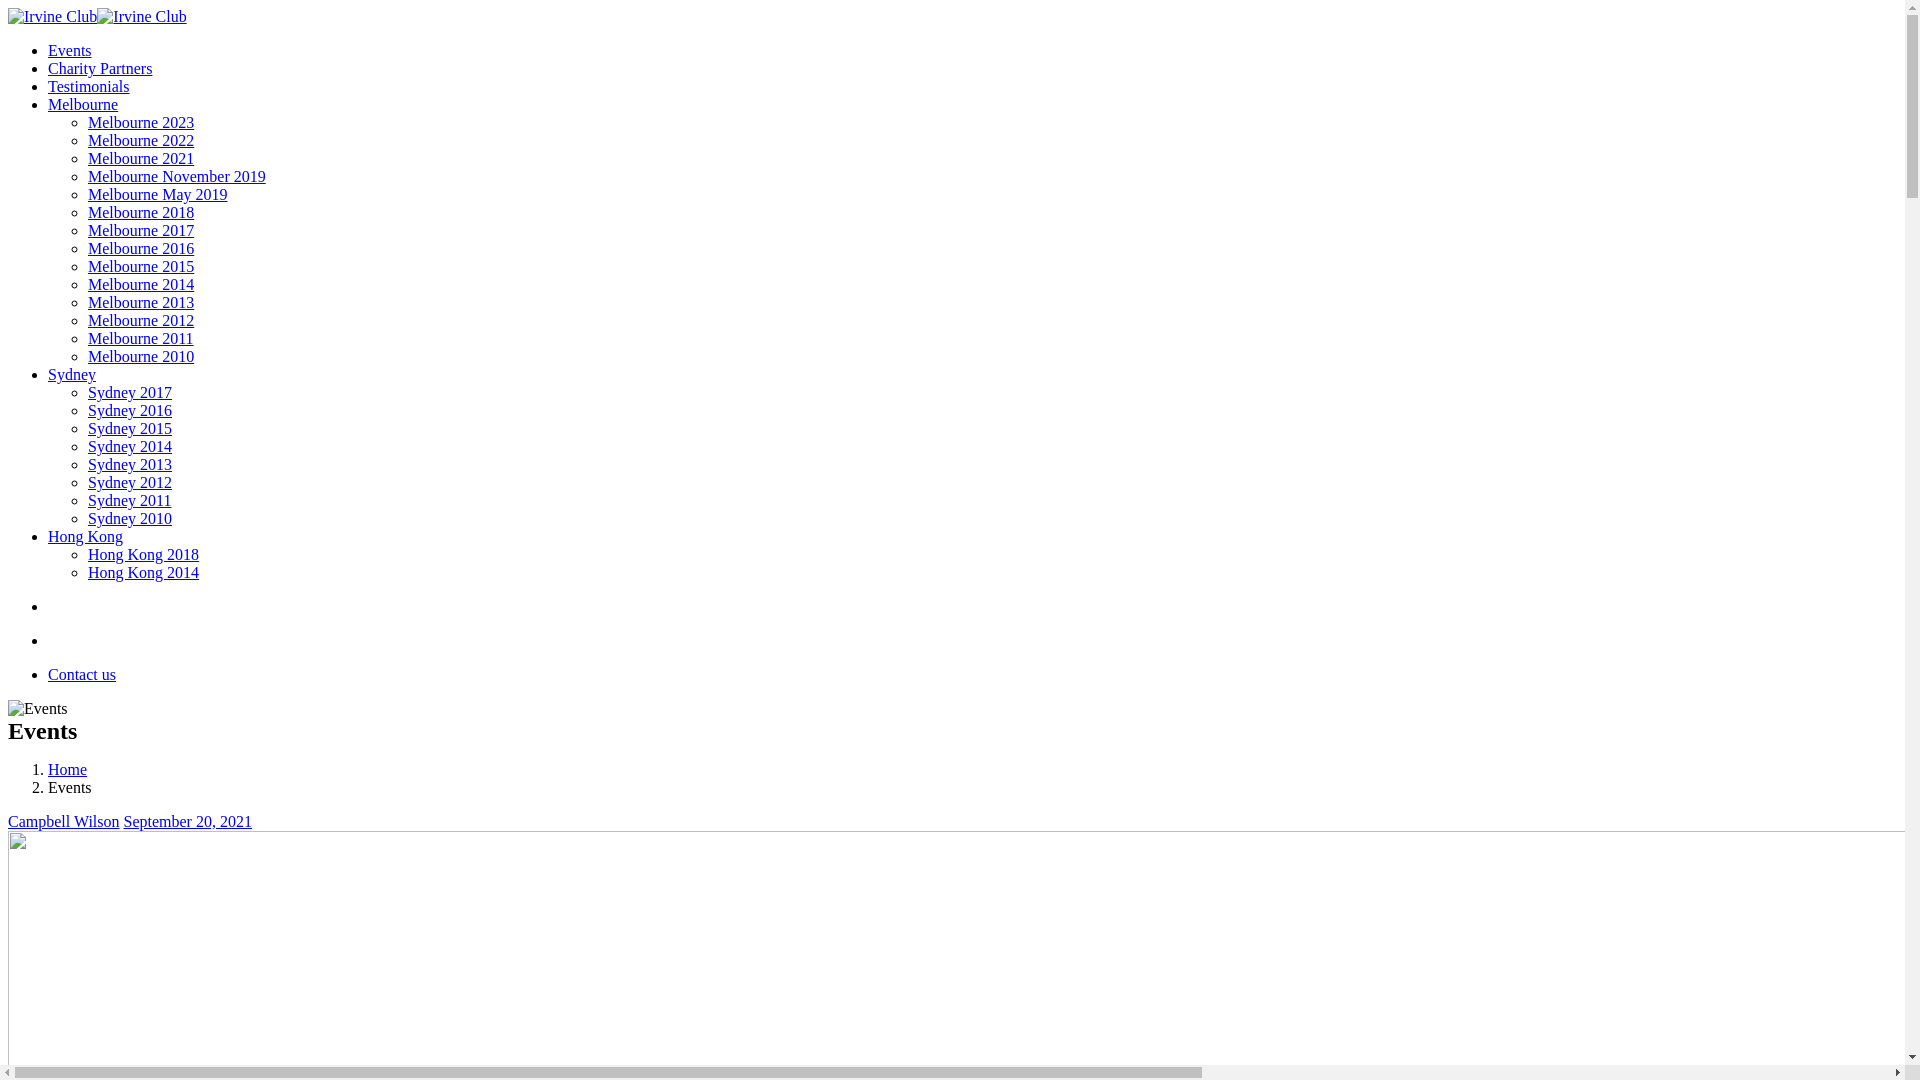 This screenshot has width=1920, height=1080. Describe the element at coordinates (84, 535) in the screenshot. I see `'Hong Kong'` at that location.